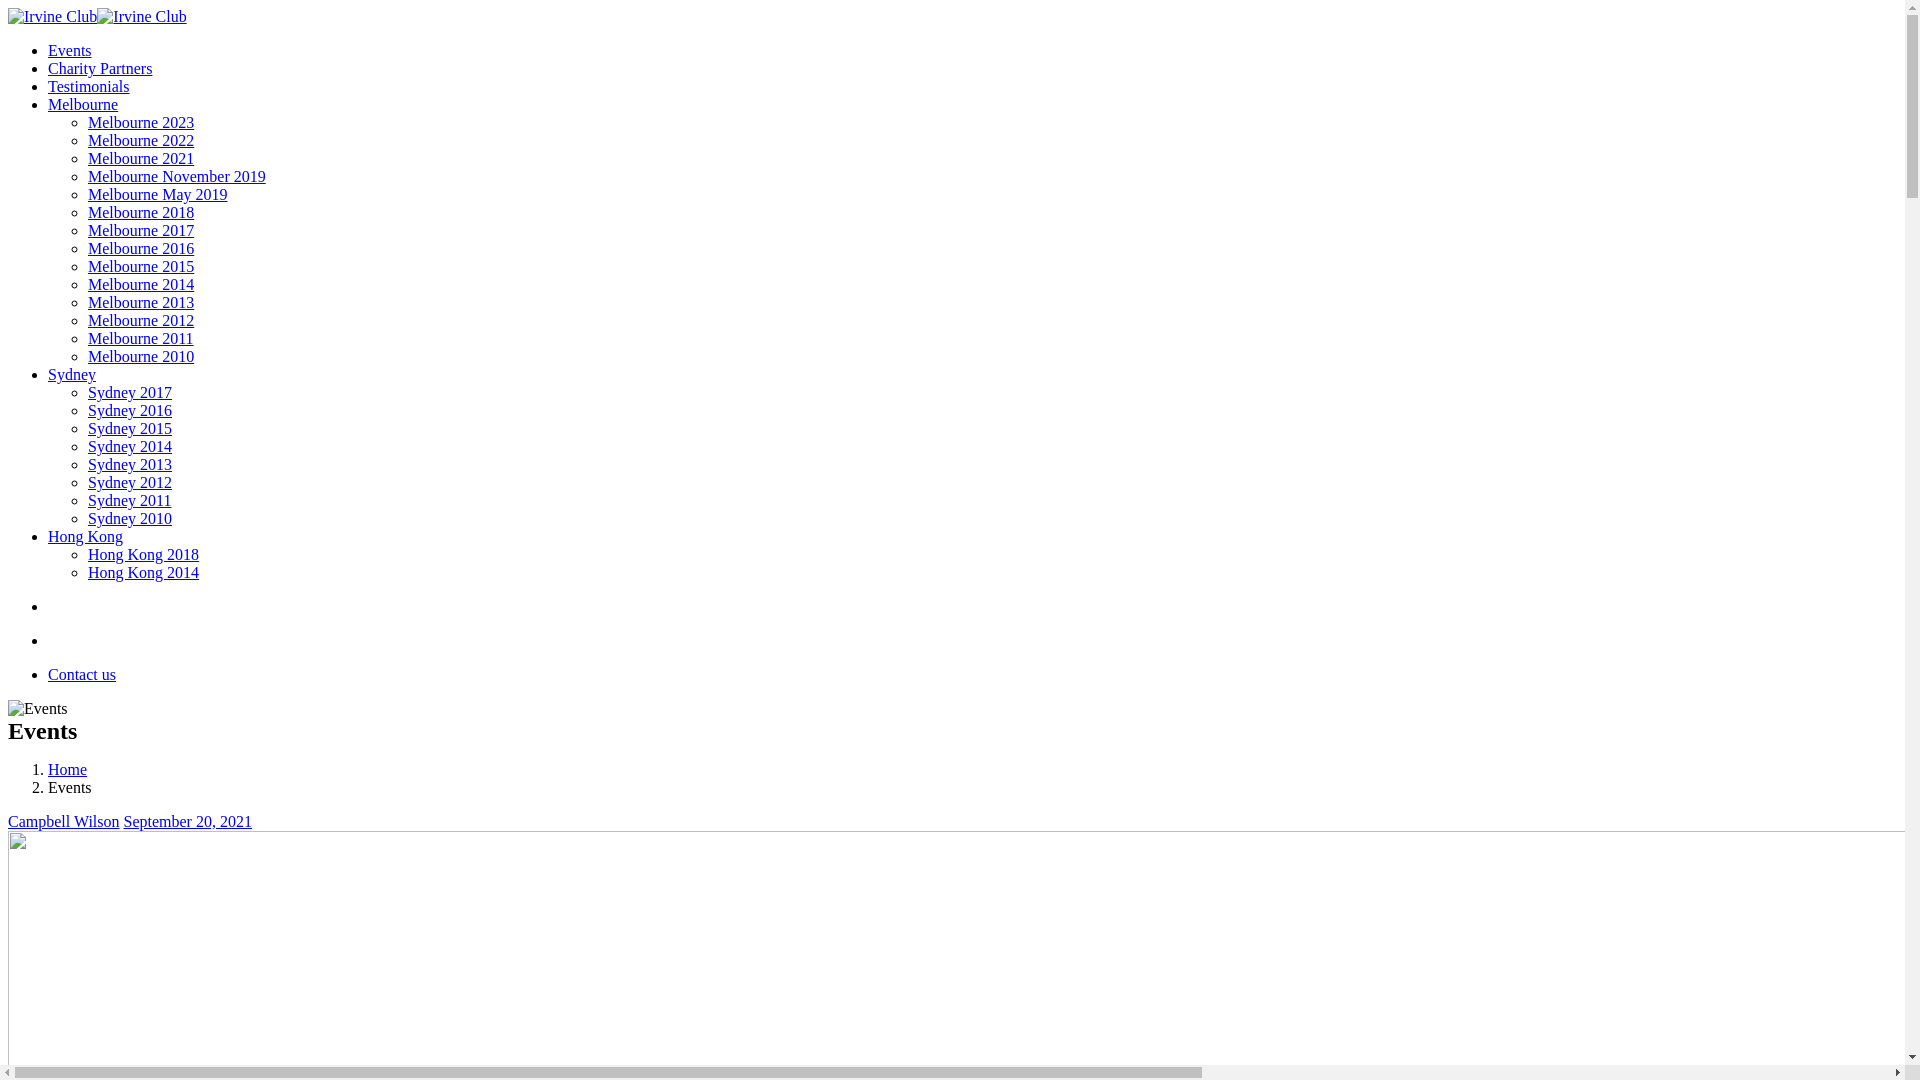 This screenshot has width=1920, height=1080. Describe the element at coordinates (84, 535) in the screenshot. I see `'Hong Kong'` at that location.